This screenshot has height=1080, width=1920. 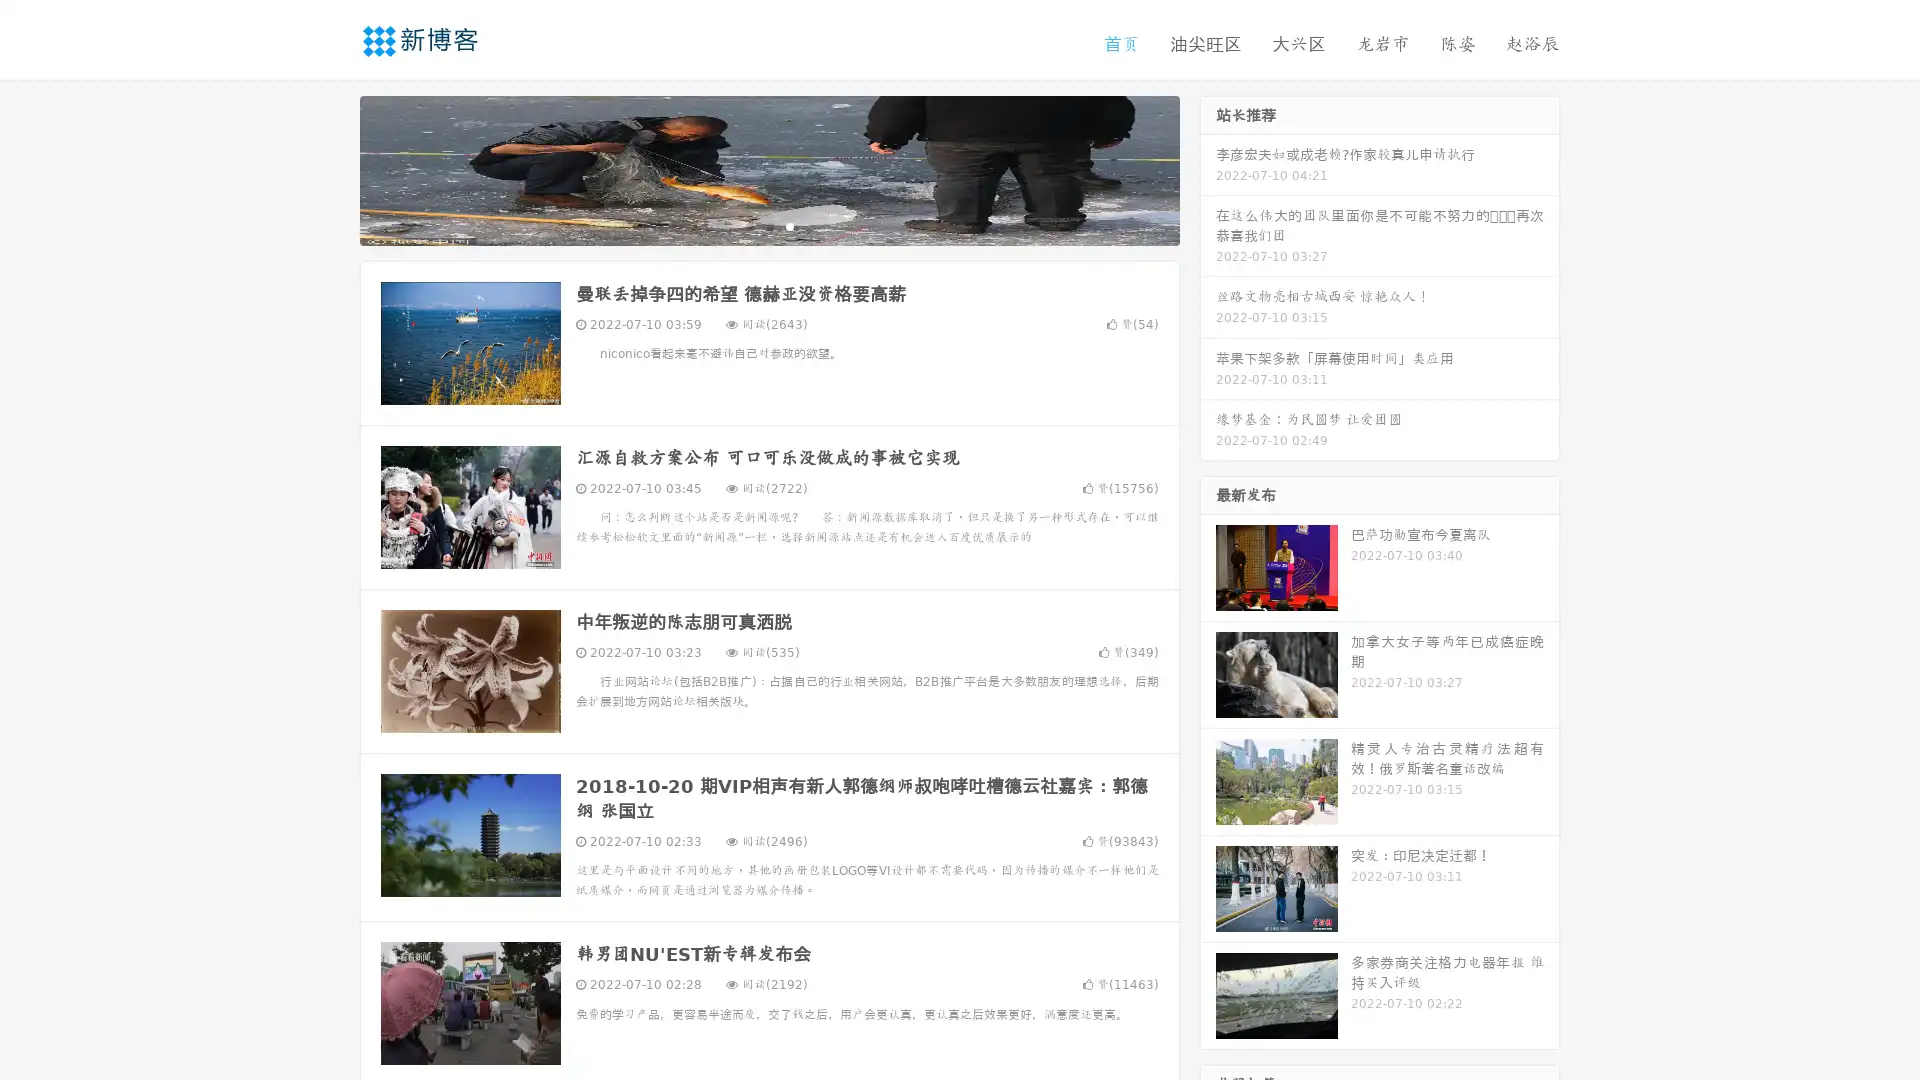 What do you see at coordinates (789, 225) in the screenshot?
I see `Go to slide 3` at bounding box center [789, 225].